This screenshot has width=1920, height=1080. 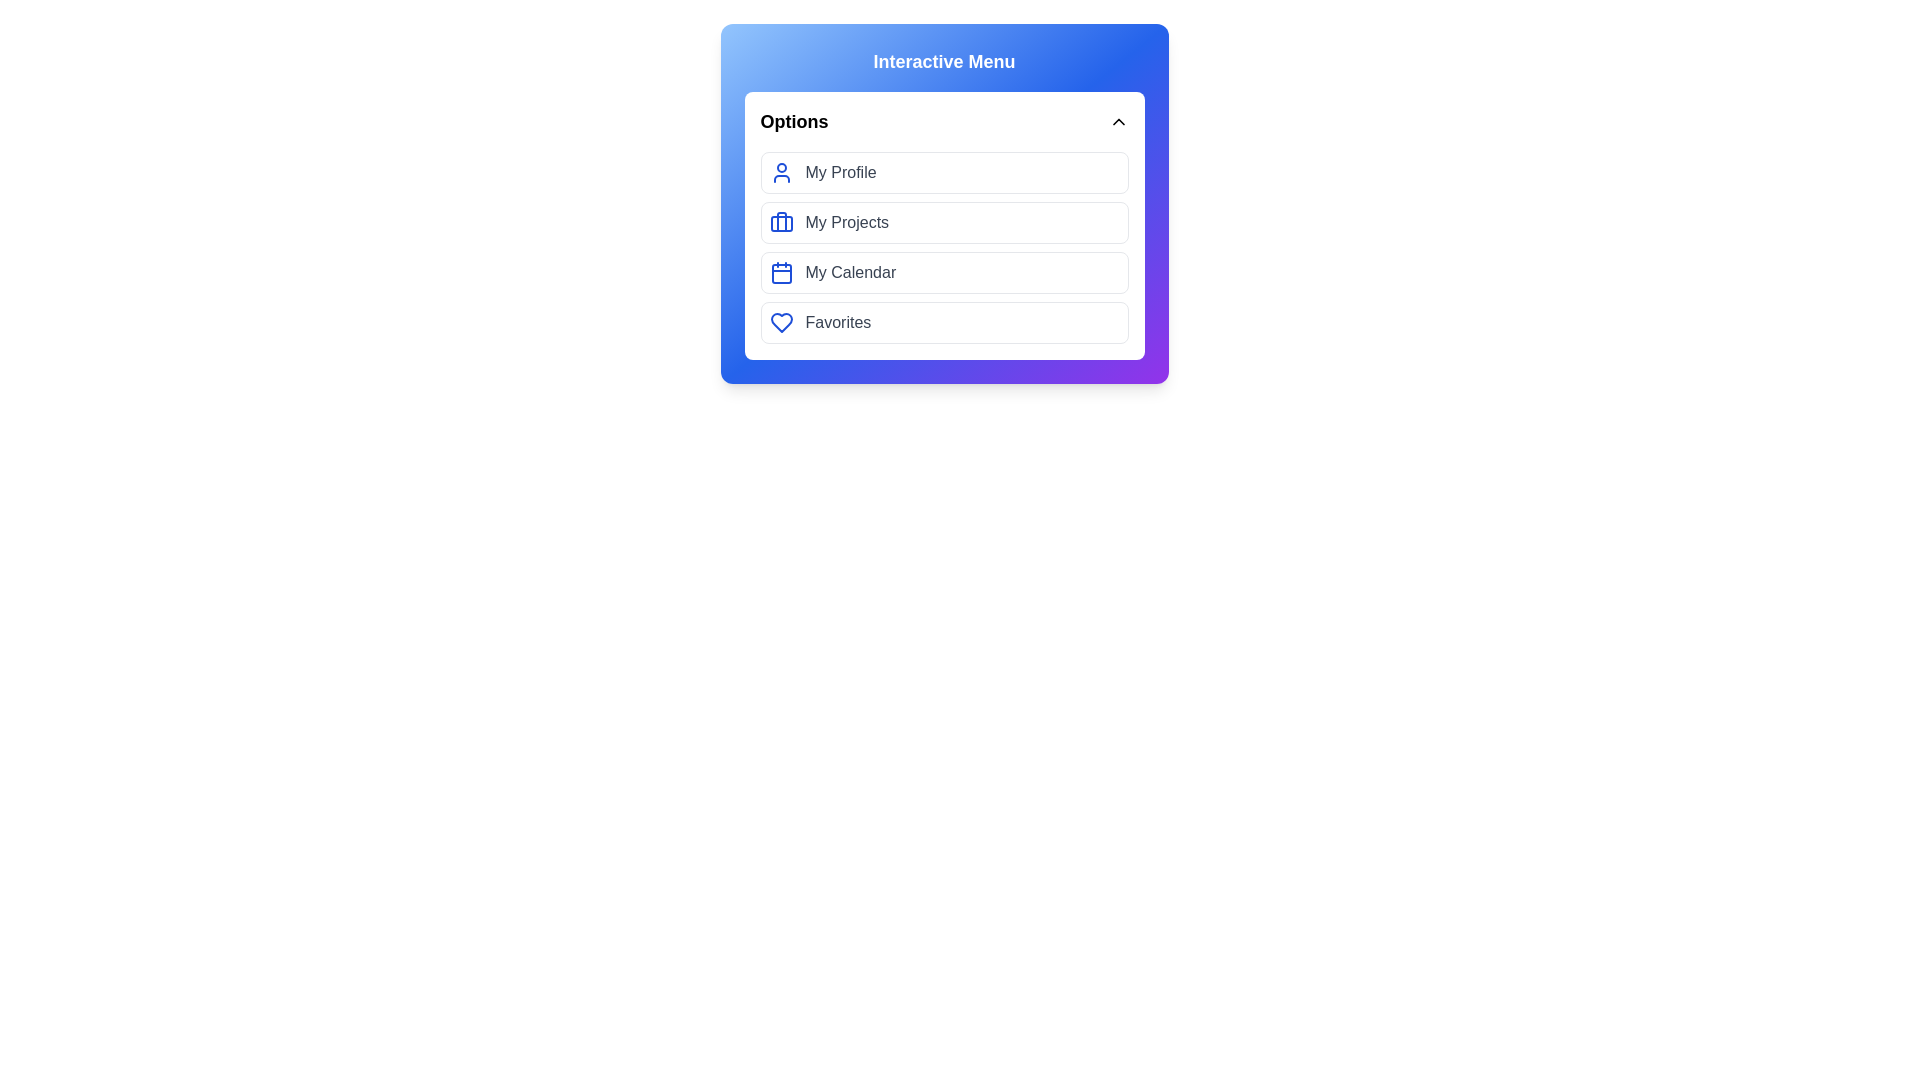 I want to click on the SVG rectangle element with rounded corners that is part of the briefcase icon, located near the 'My Projects' text in the 'Options' menu, so click(x=780, y=223).